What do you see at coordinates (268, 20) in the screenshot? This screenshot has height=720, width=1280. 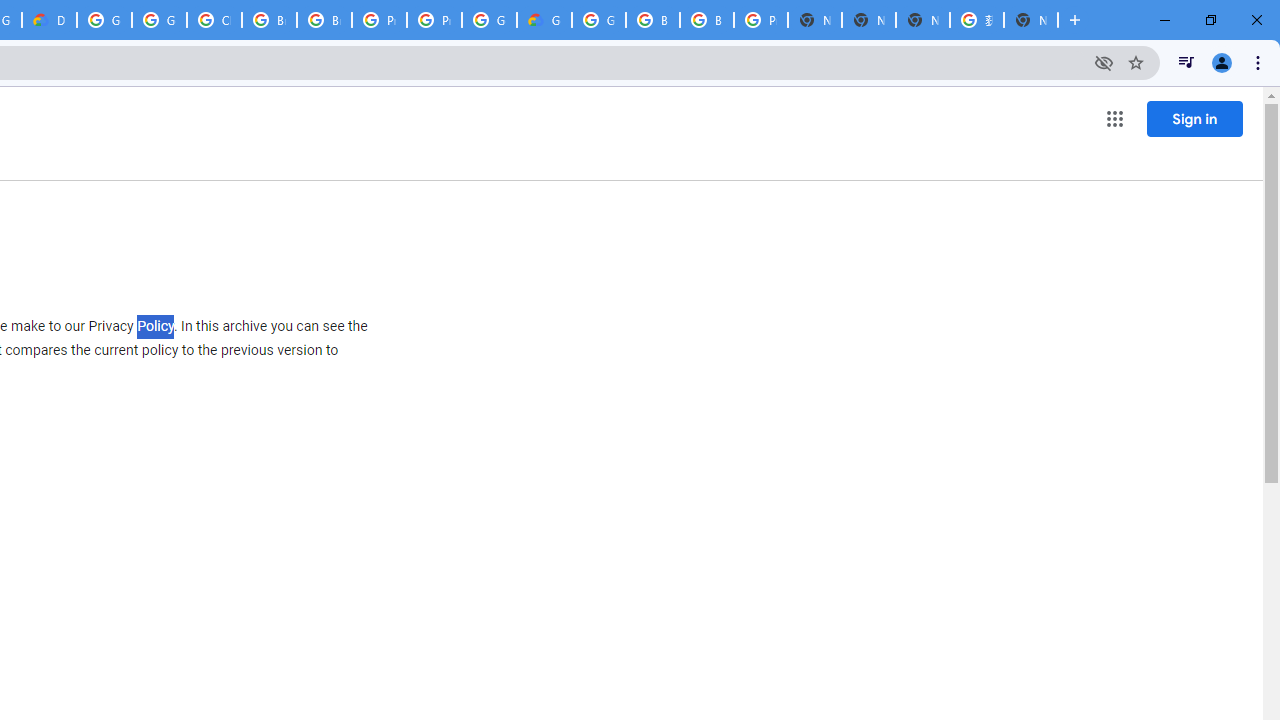 I see `'Browse Chrome as a guest - Computer - Google Chrome Help'` at bounding box center [268, 20].